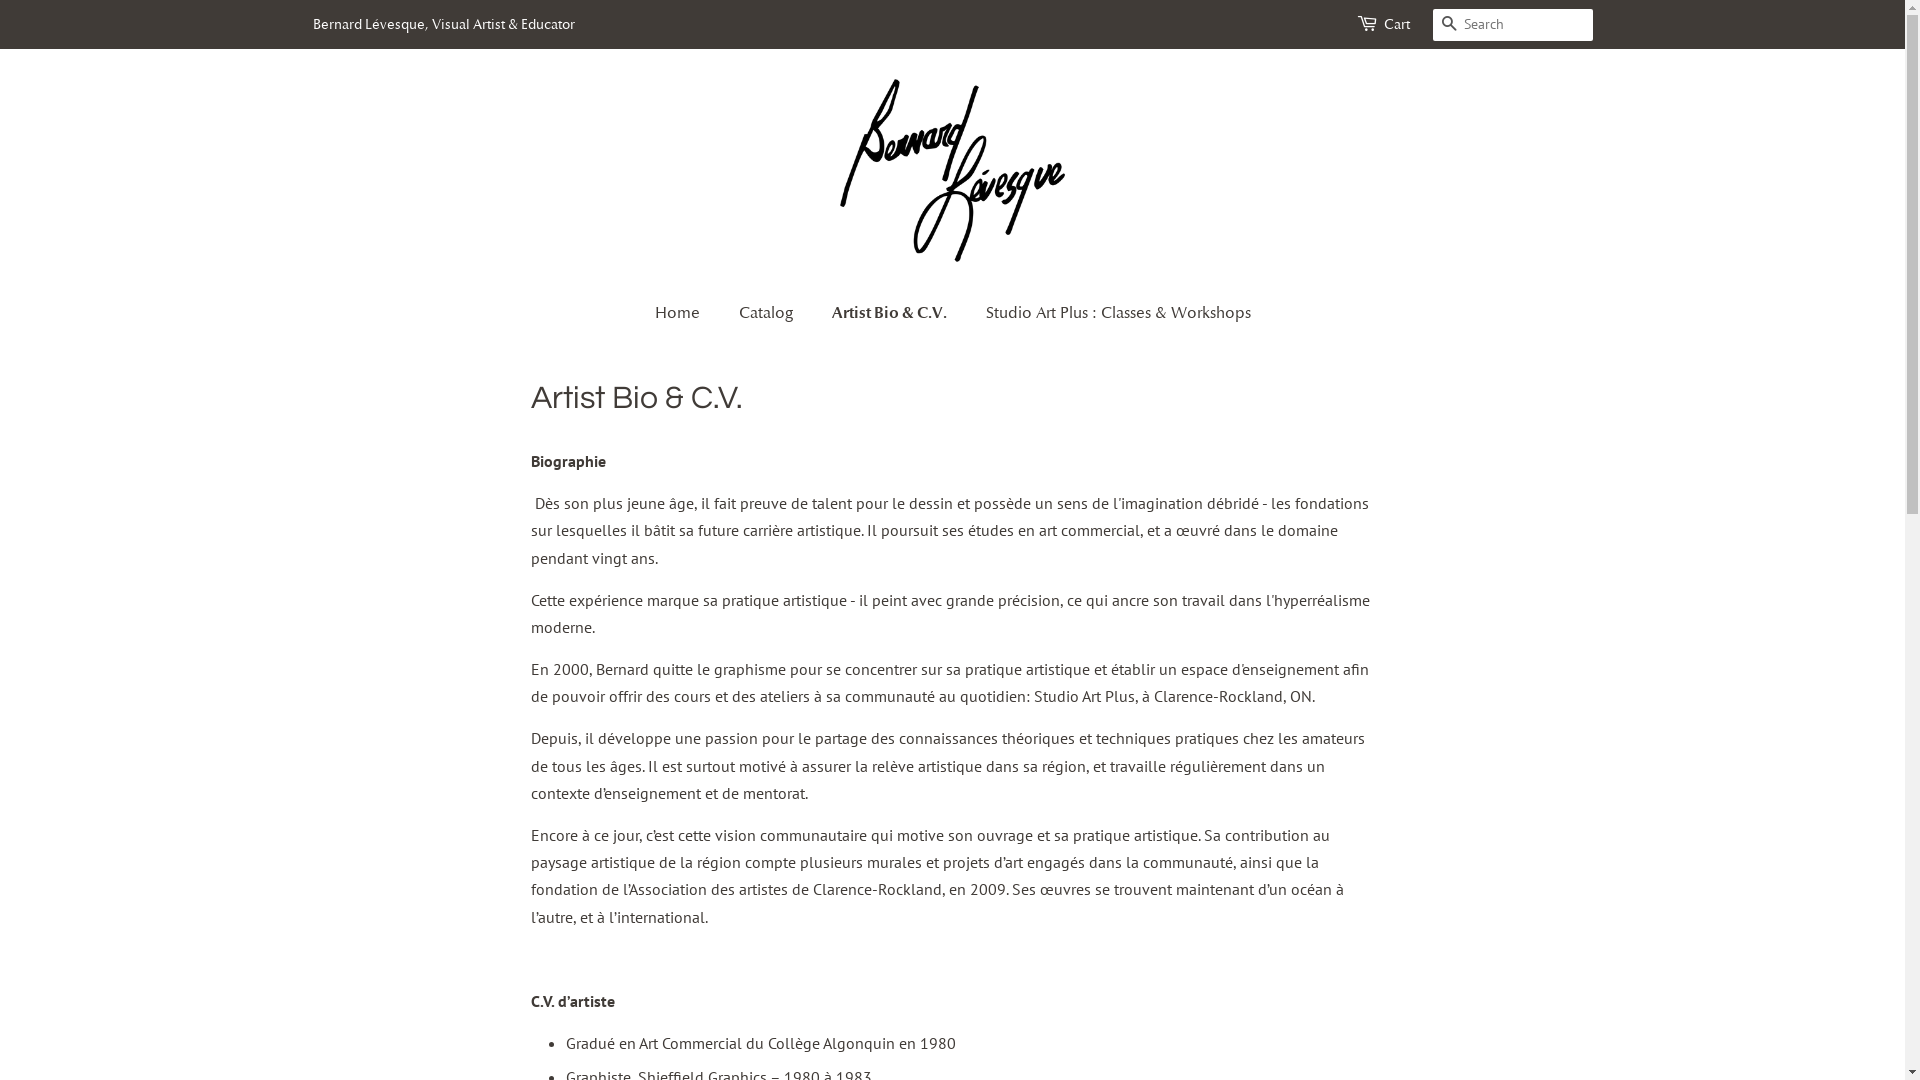  I want to click on 'Home', so click(686, 313).